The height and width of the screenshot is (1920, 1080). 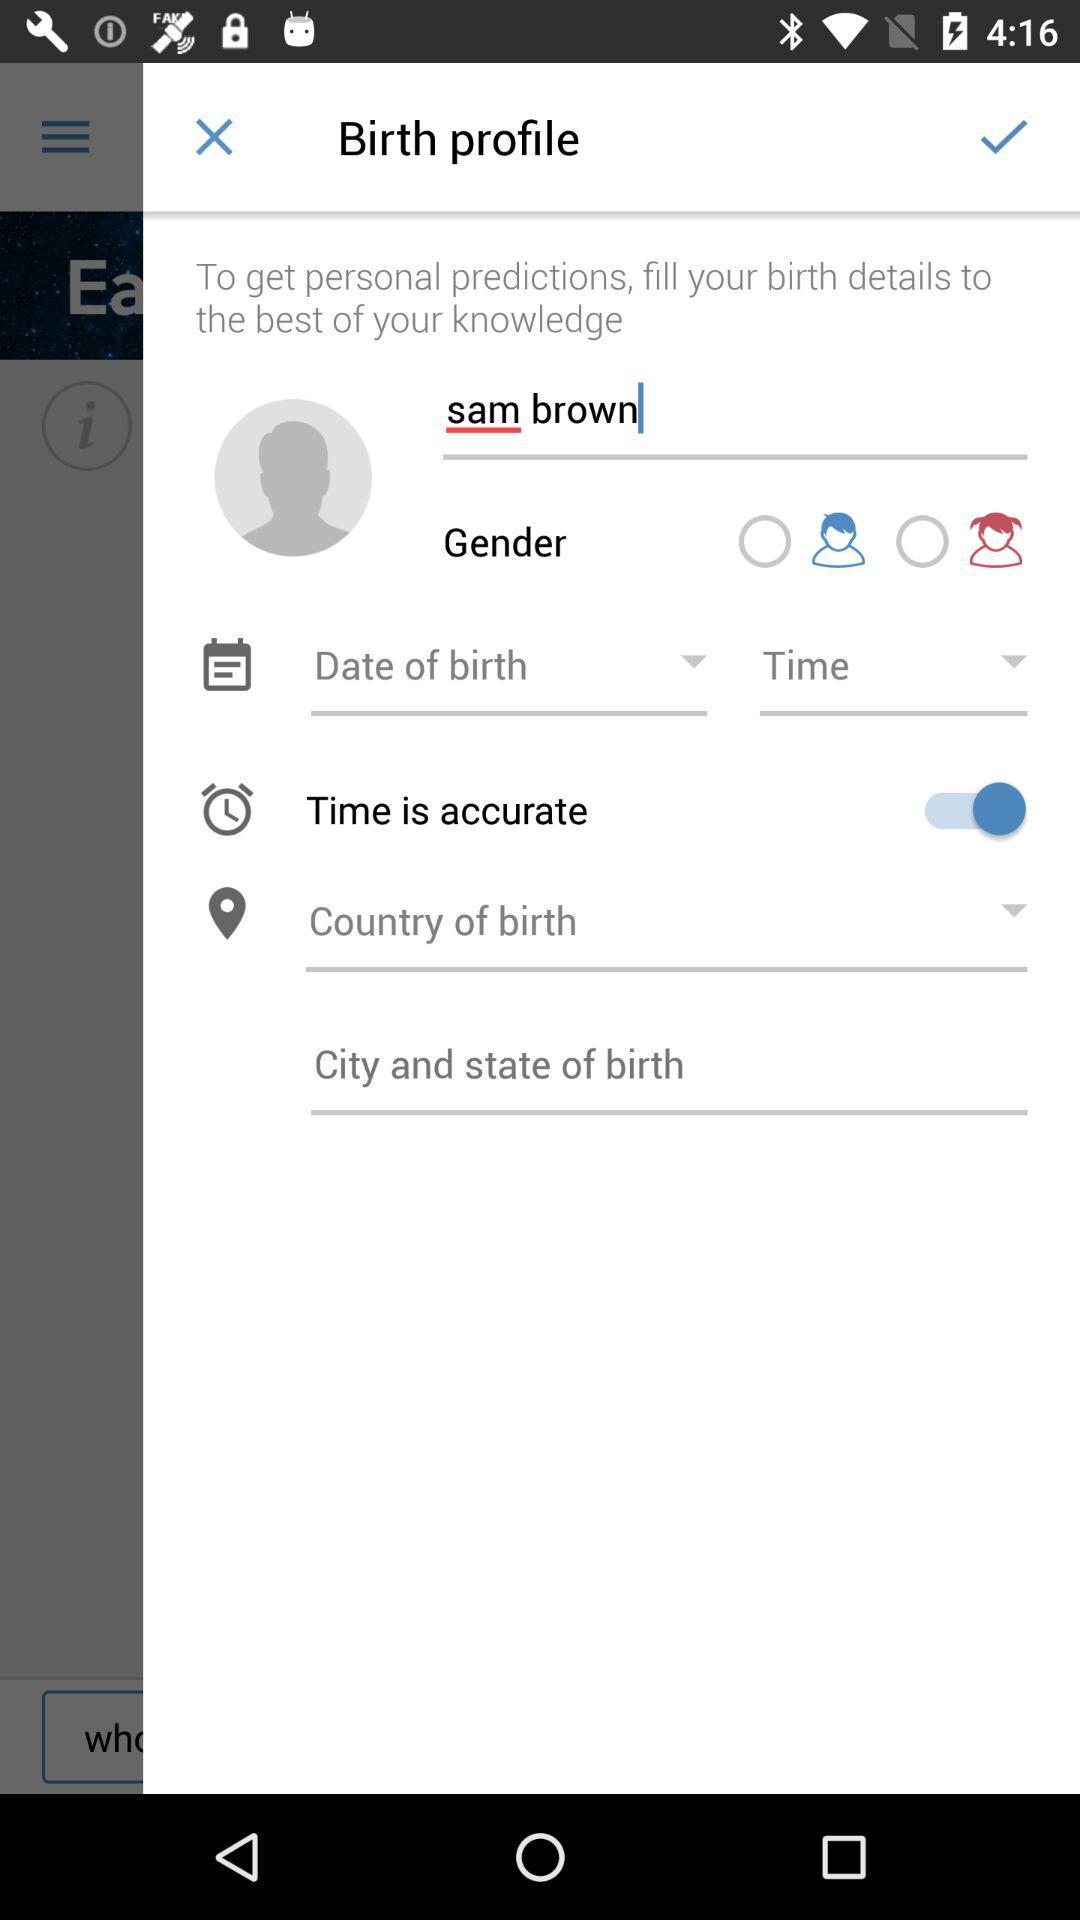 What do you see at coordinates (967, 808) in the screenshot?
I see `'time is accurate option` at bounding box center [967, 808].